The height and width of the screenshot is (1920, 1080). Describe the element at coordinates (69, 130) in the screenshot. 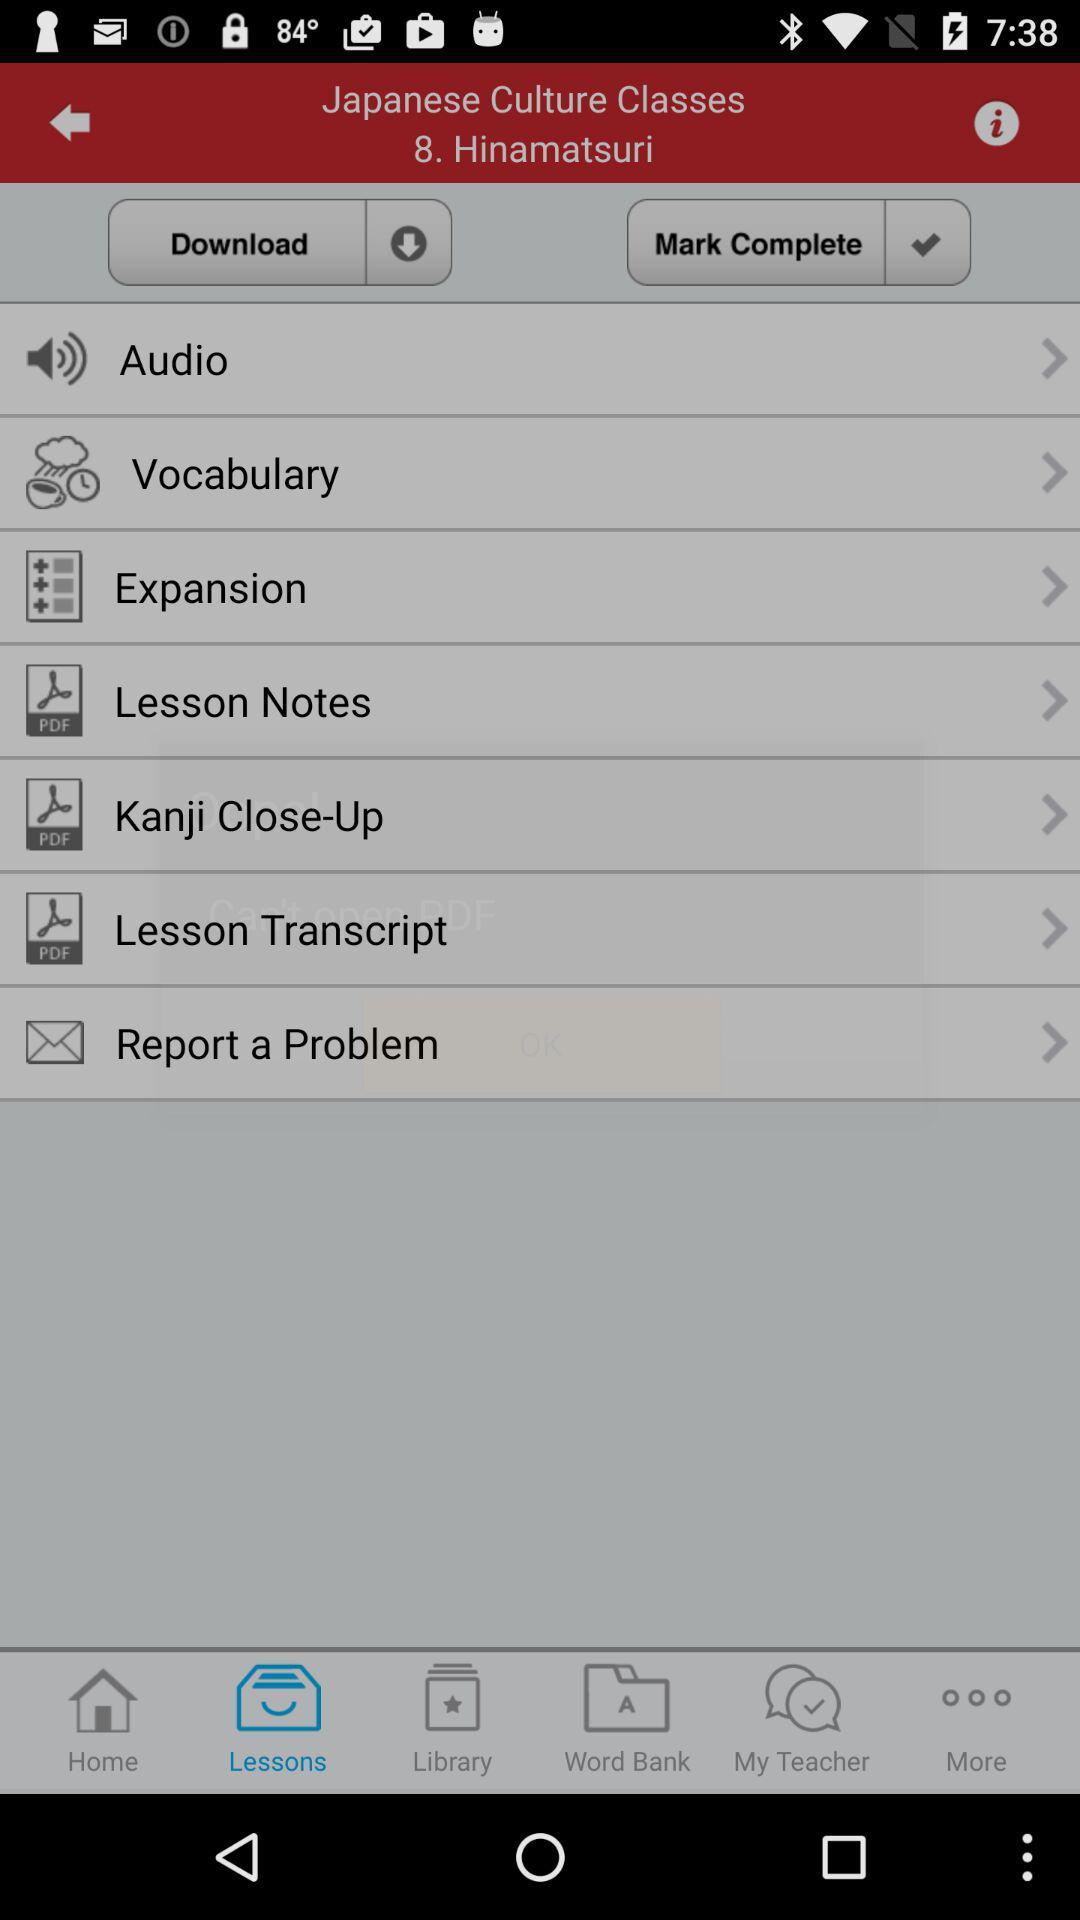

I see `the arrow_backward icon` at that location.